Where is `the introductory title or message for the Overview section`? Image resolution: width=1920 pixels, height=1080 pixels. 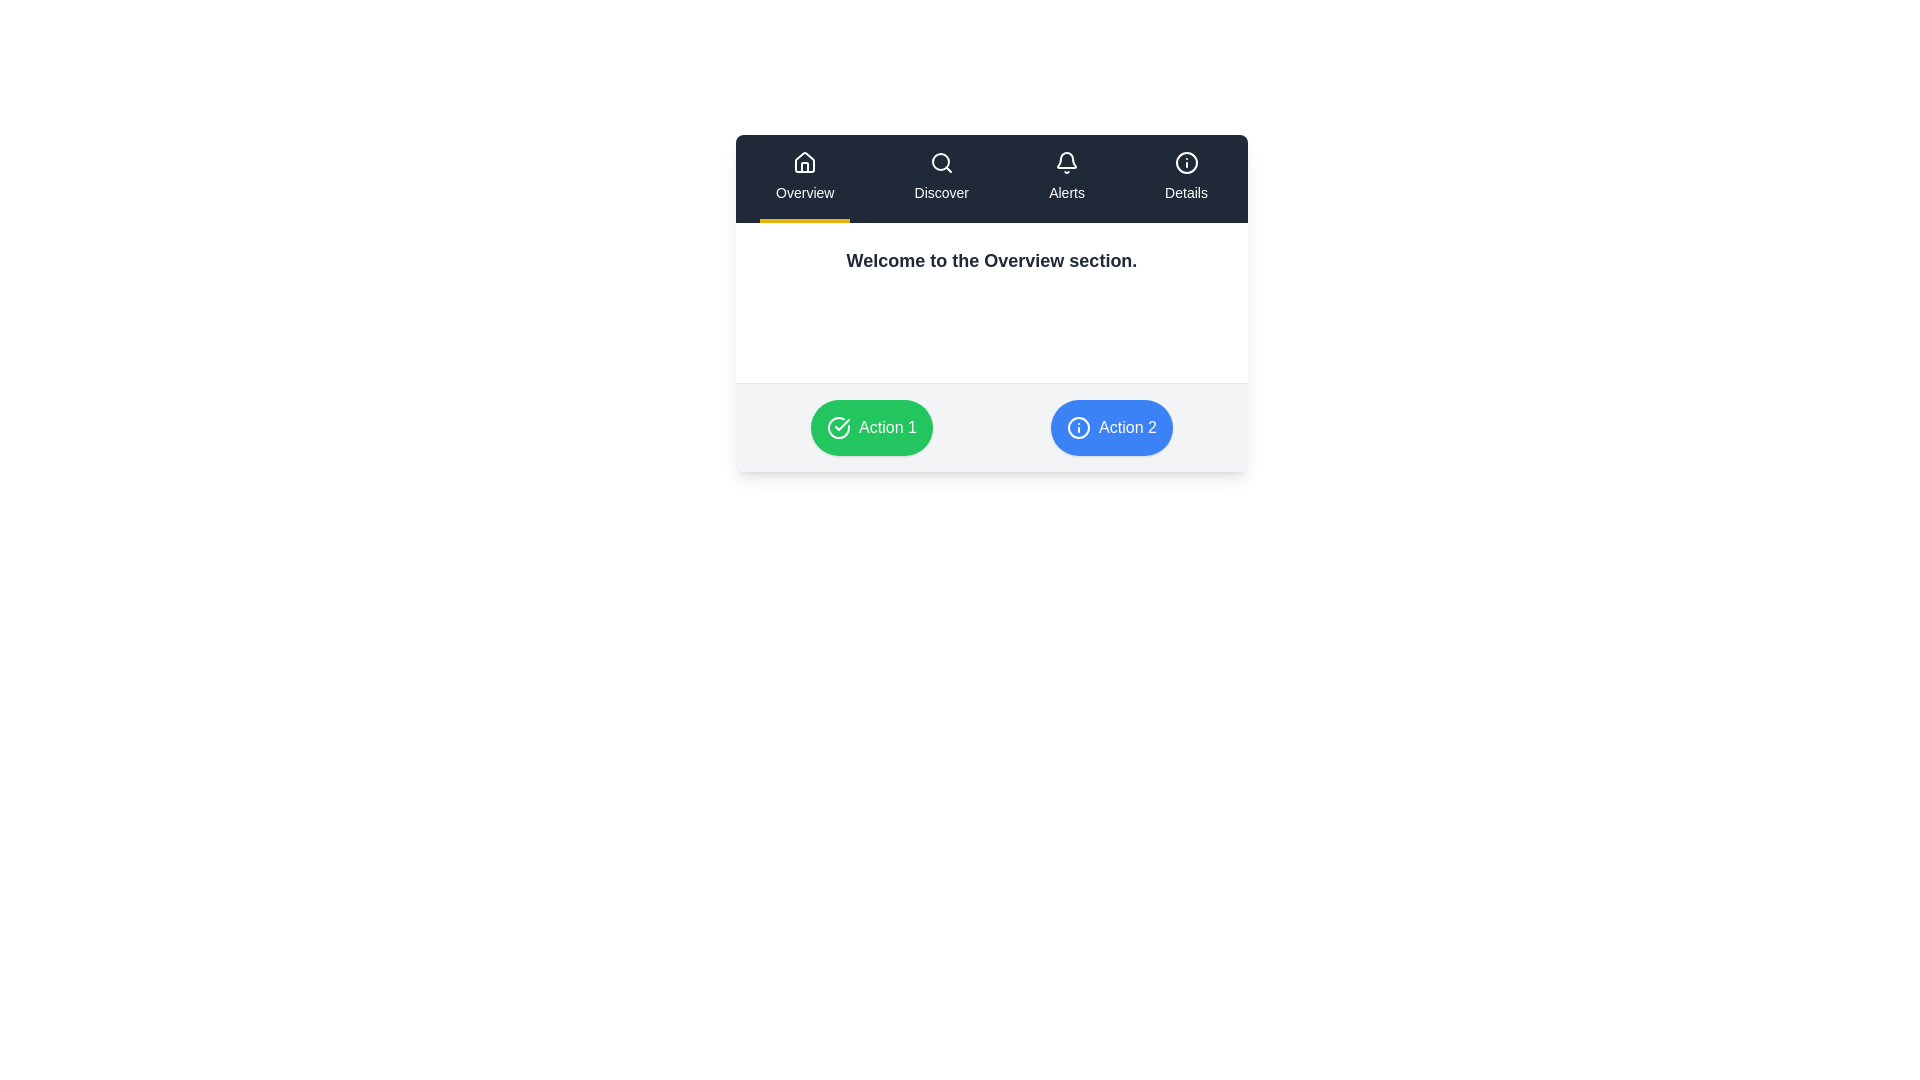 the introductory title or message for the Overview section is located at coordinates (992, 260).